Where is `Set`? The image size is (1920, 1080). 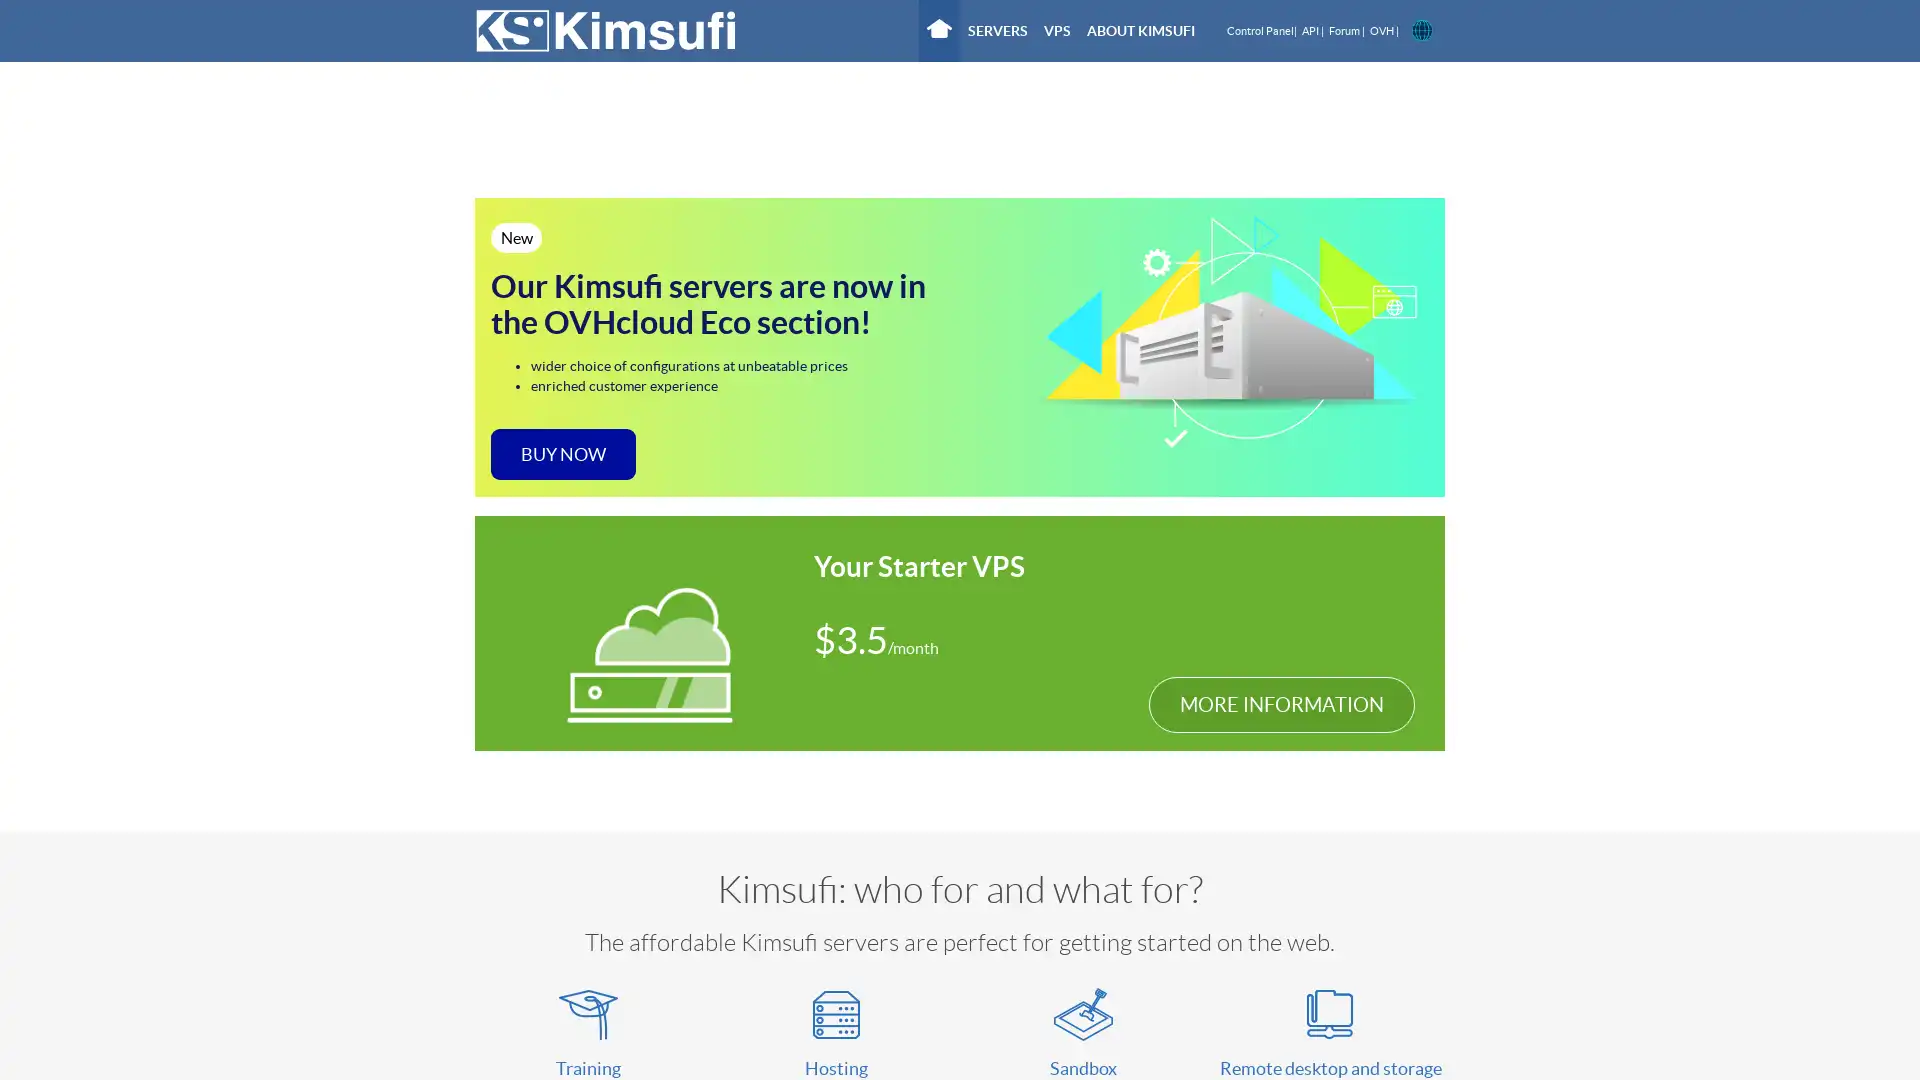 Set is located at coordinates (1200, 493).